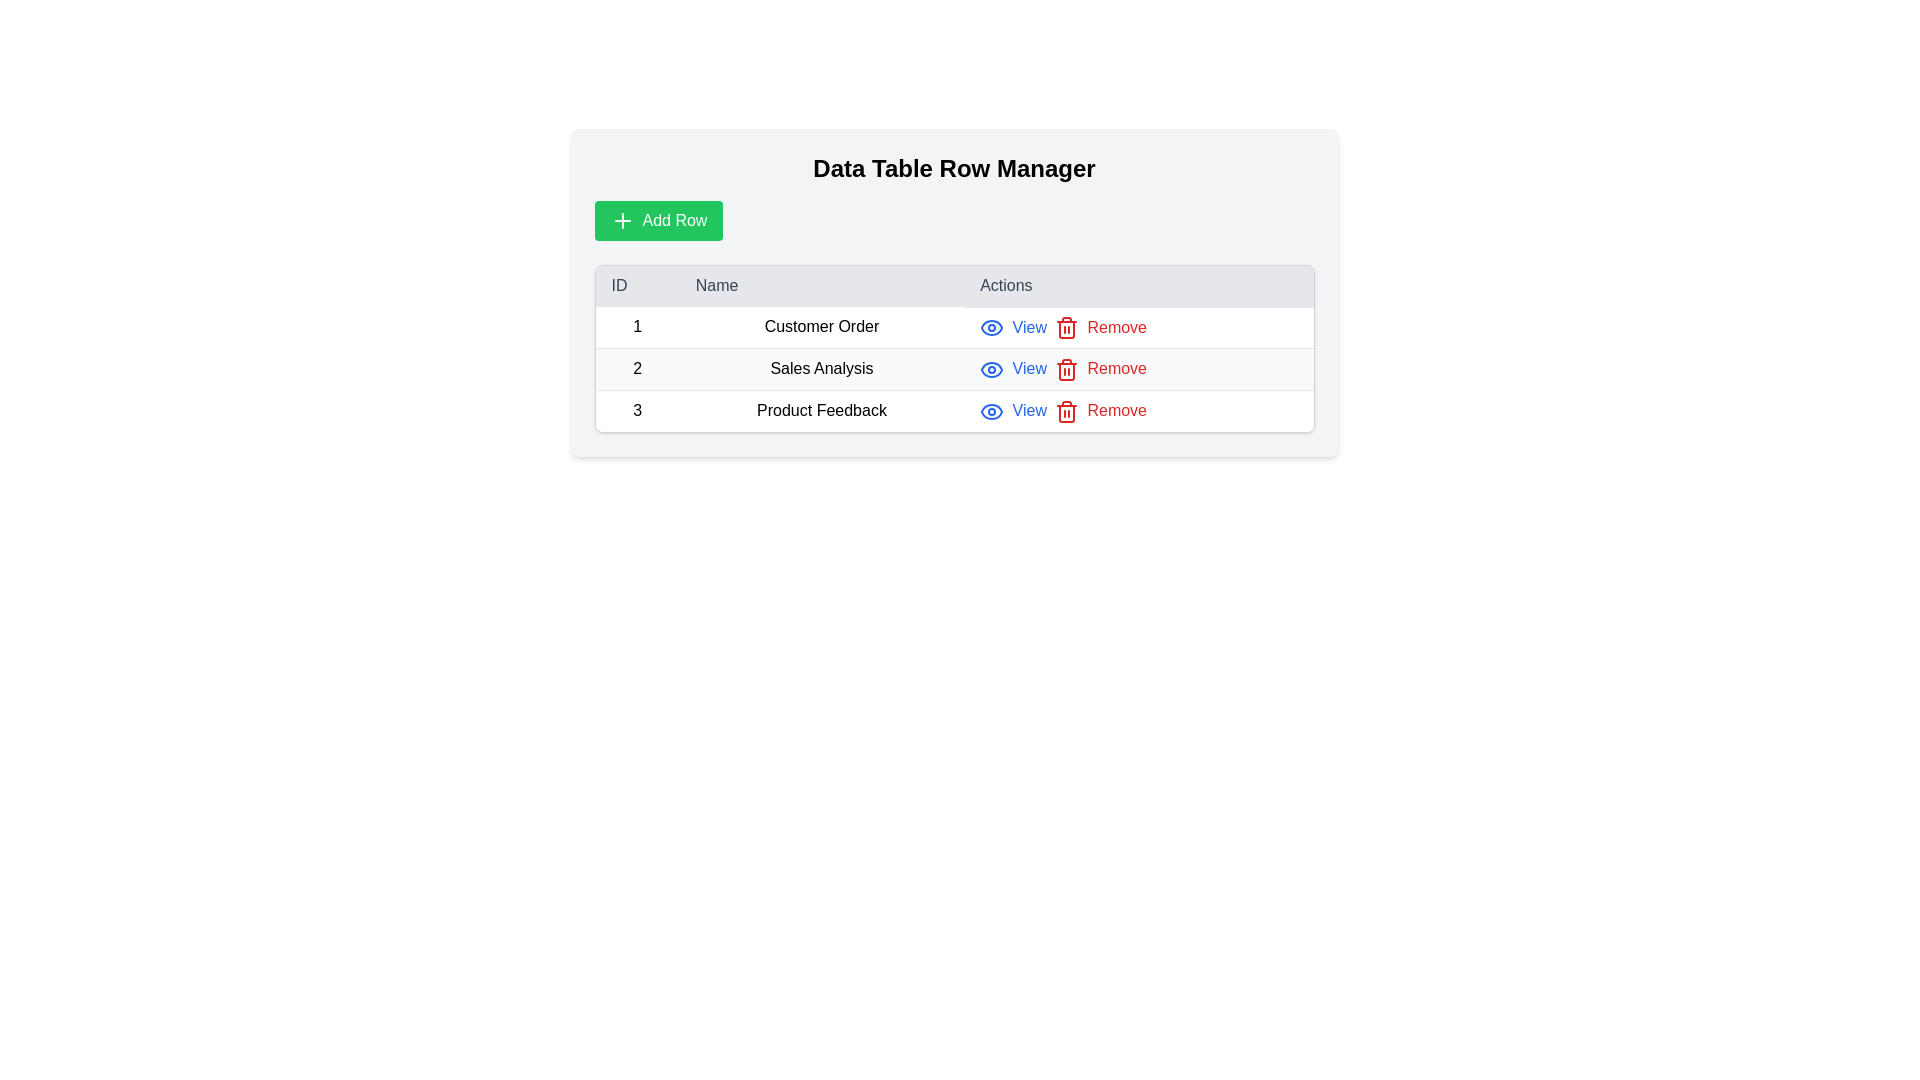  What do you see at coordinates (992, 327) in the screenshot?
I see `the eye icon in the first row of the actions column` at bounding box center [992, 327].